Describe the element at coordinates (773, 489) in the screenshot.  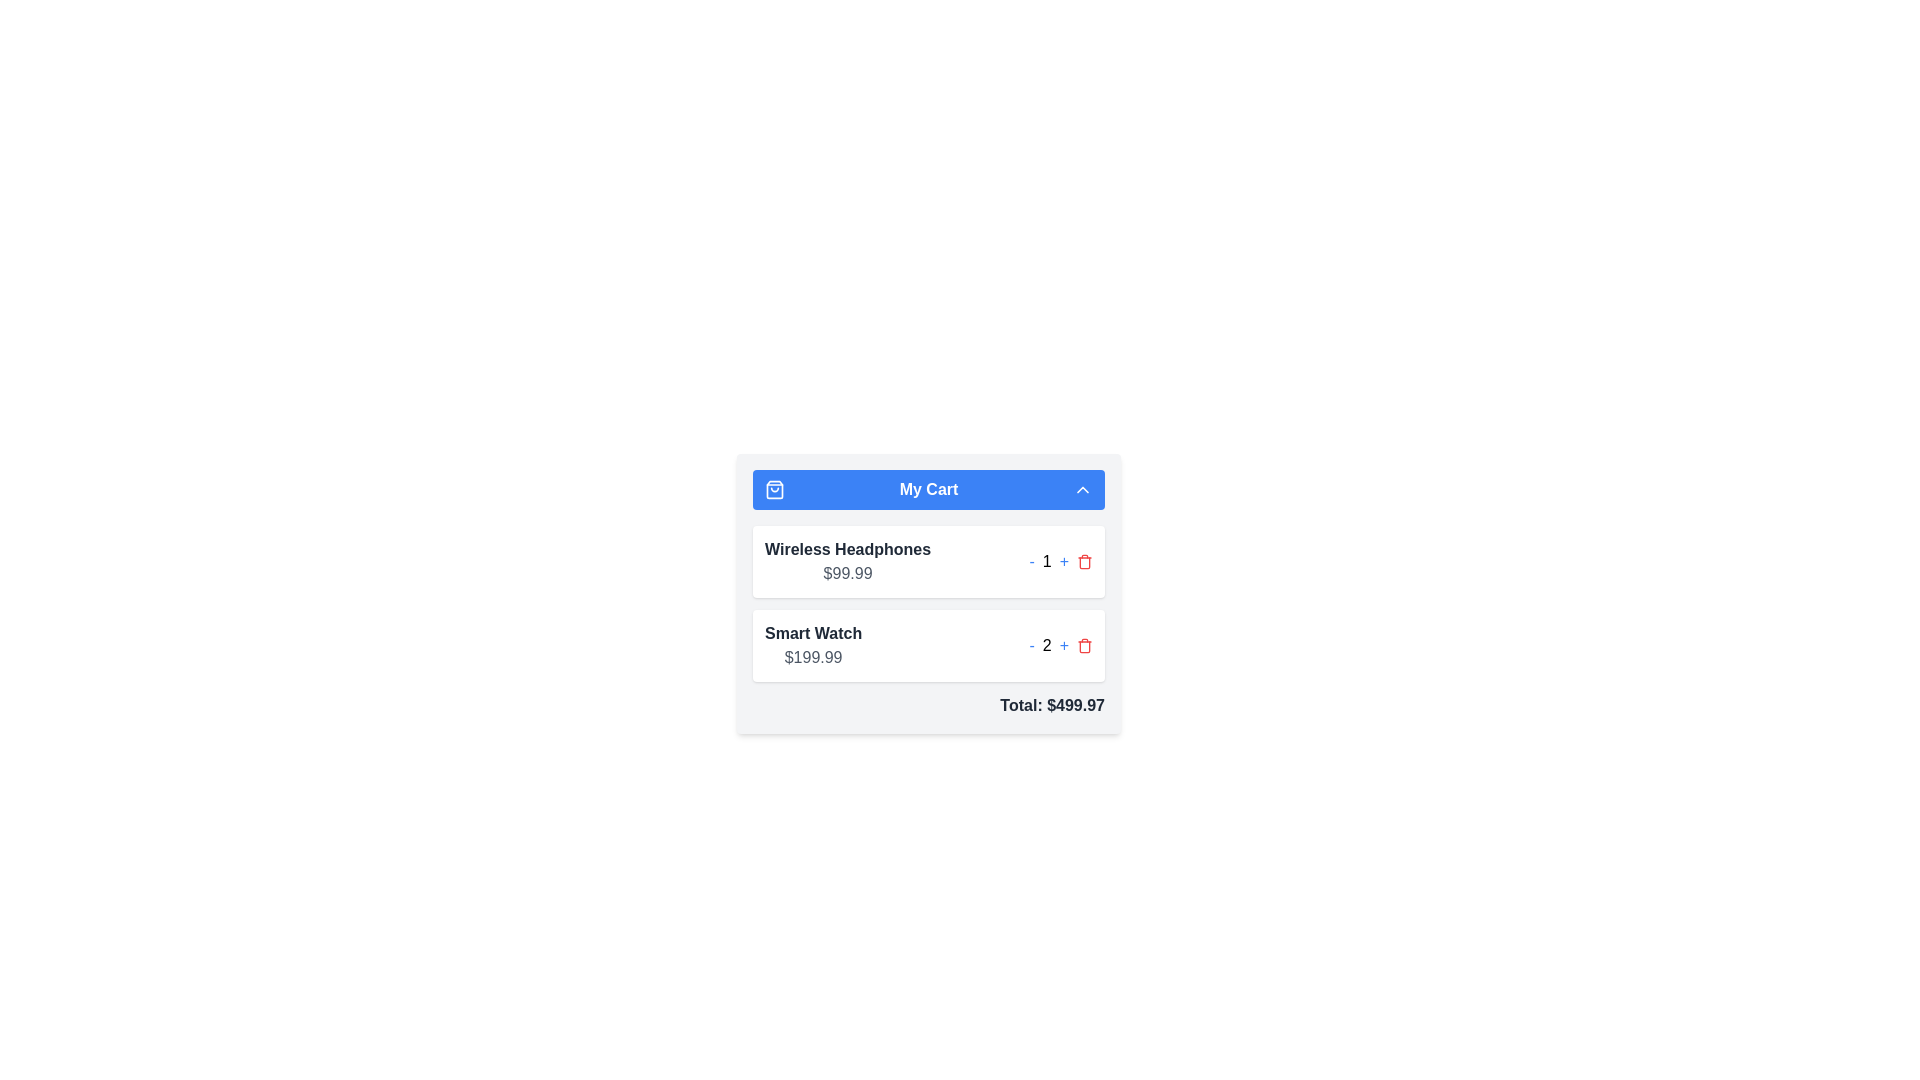
I see `the minimalistic shopping bag icon located in the blue title bar of the 'My Cart' section, positioned to the left of the text 'My Cart'` at that location.